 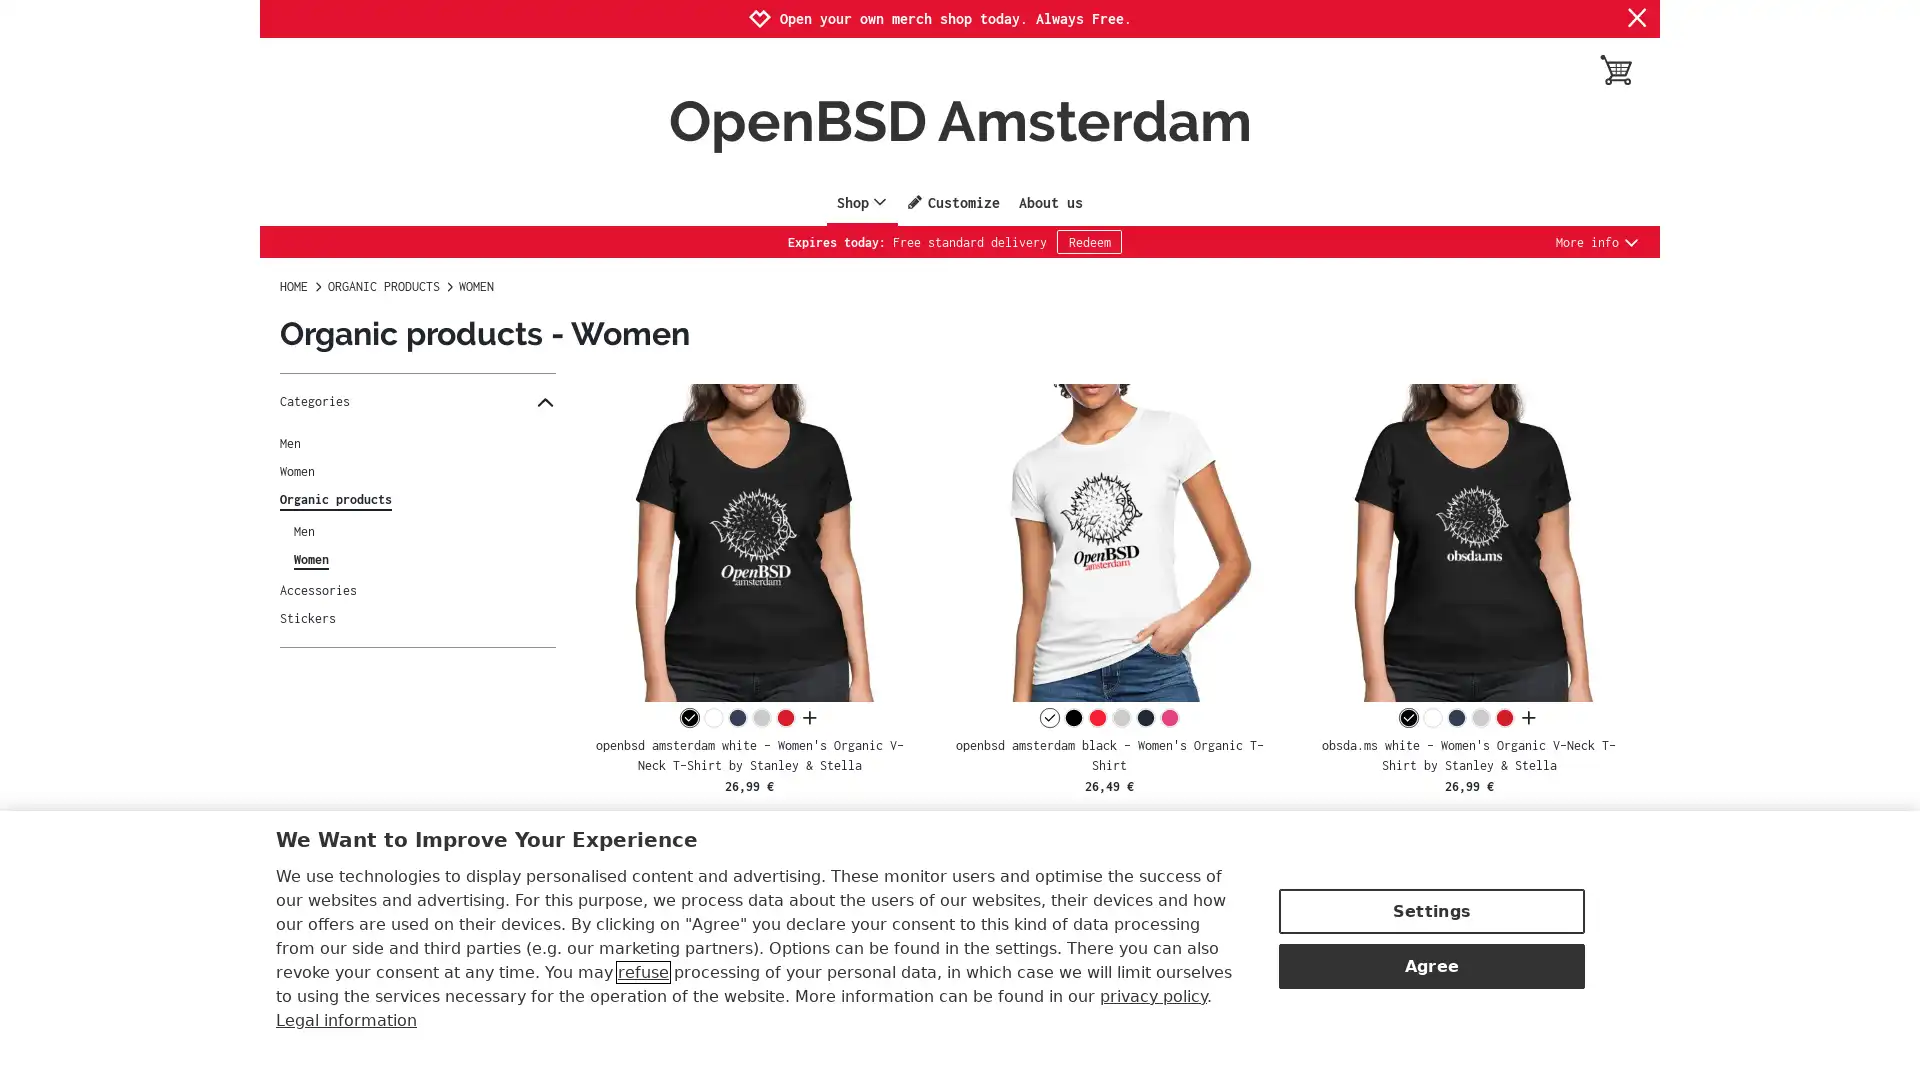 I want to click on red, so click(x=784, y=717).